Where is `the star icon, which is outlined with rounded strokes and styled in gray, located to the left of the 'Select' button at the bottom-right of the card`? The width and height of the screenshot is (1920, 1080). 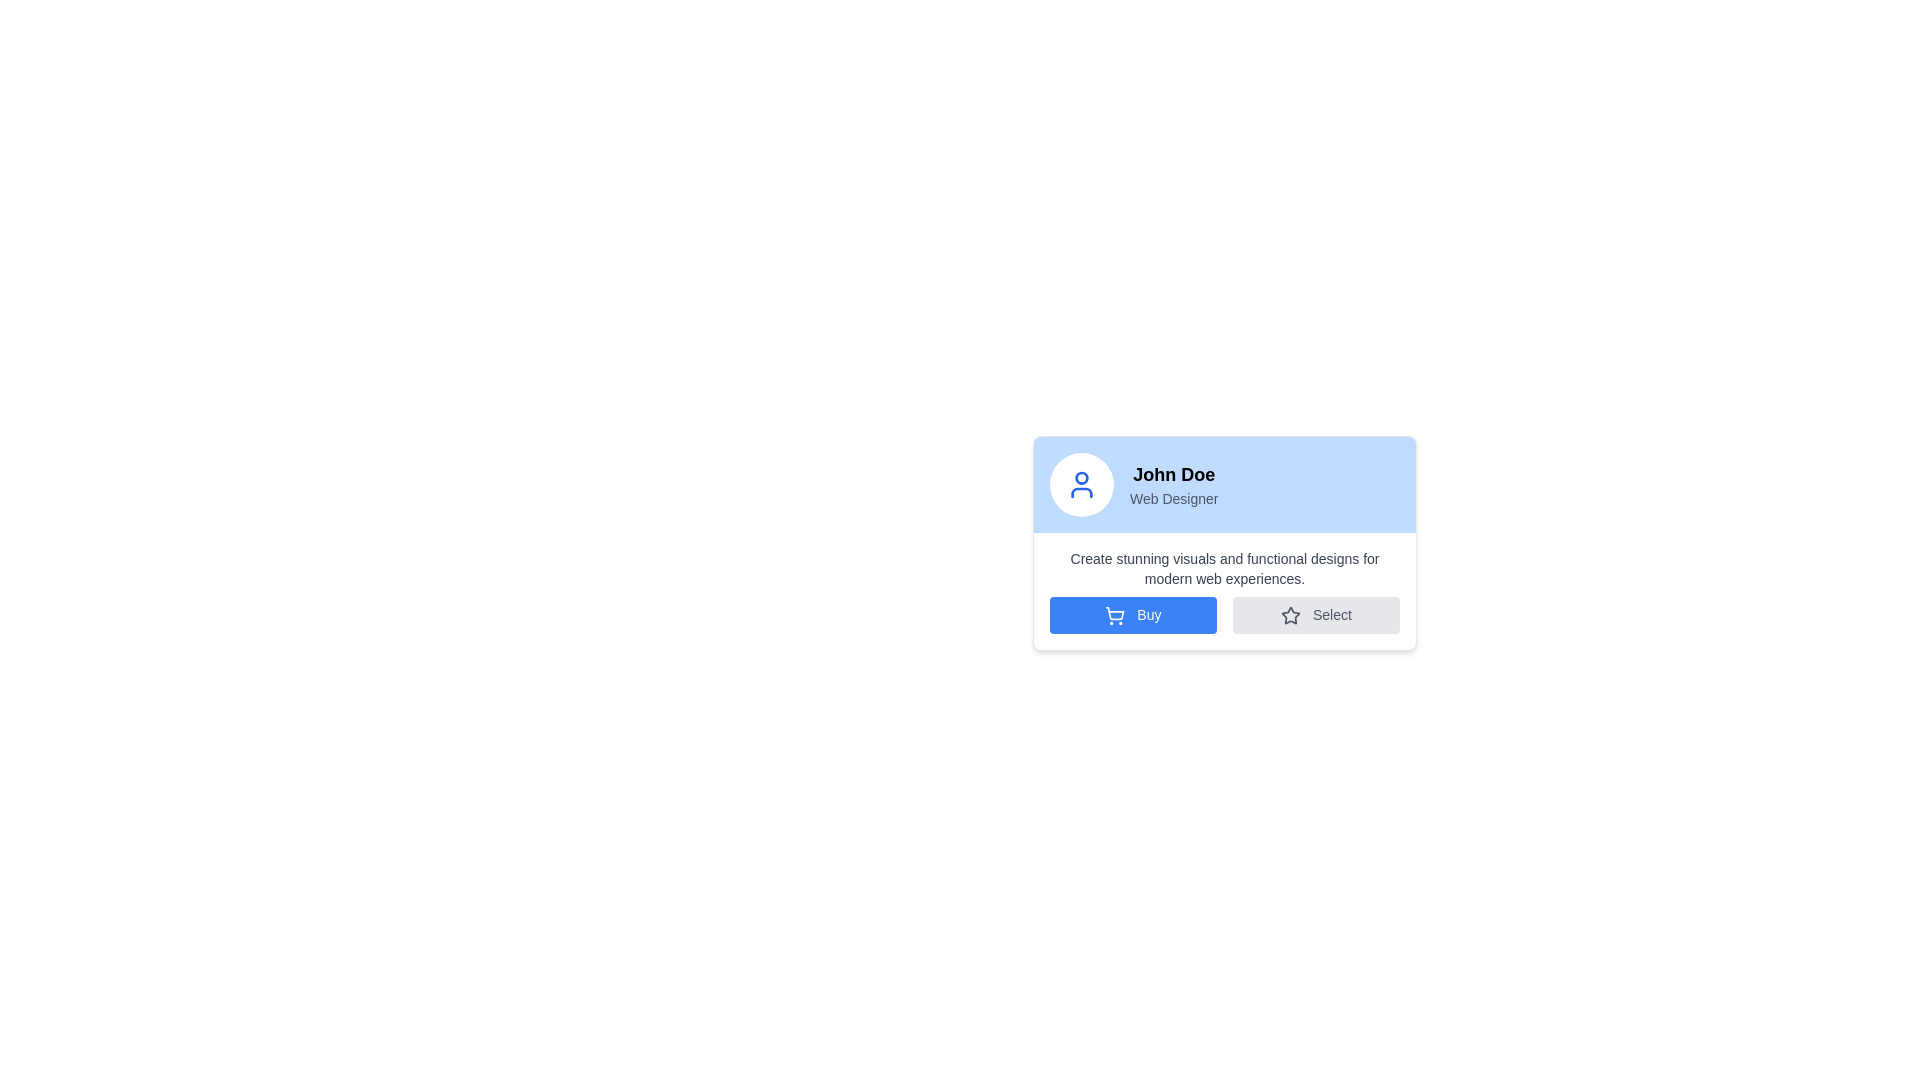
the star icon, which is outlined with rounded strokes and styled in gray, located to the left of the 'Select' button at the bottom-right of the card is located at coordinates (1291, 615).